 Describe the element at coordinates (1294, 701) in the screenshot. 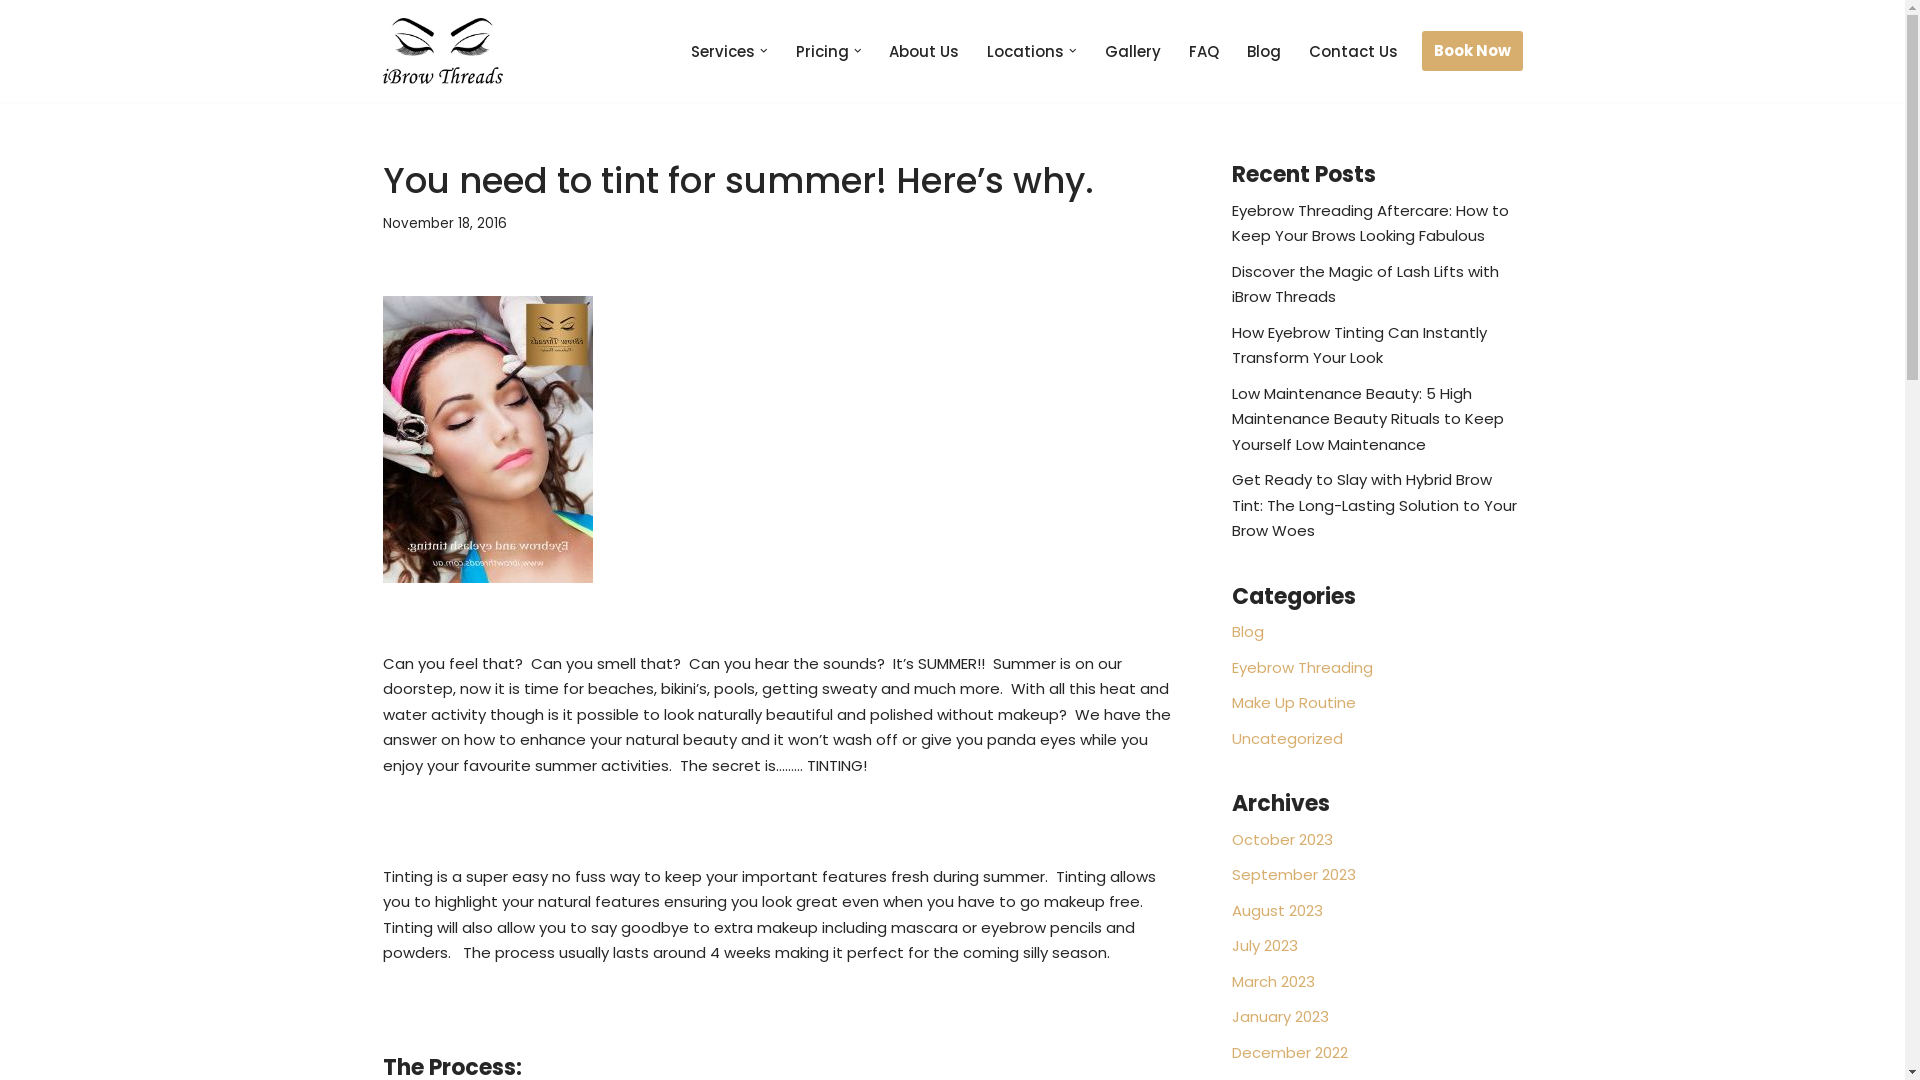

I see `'Make Up Routine'` at that location.